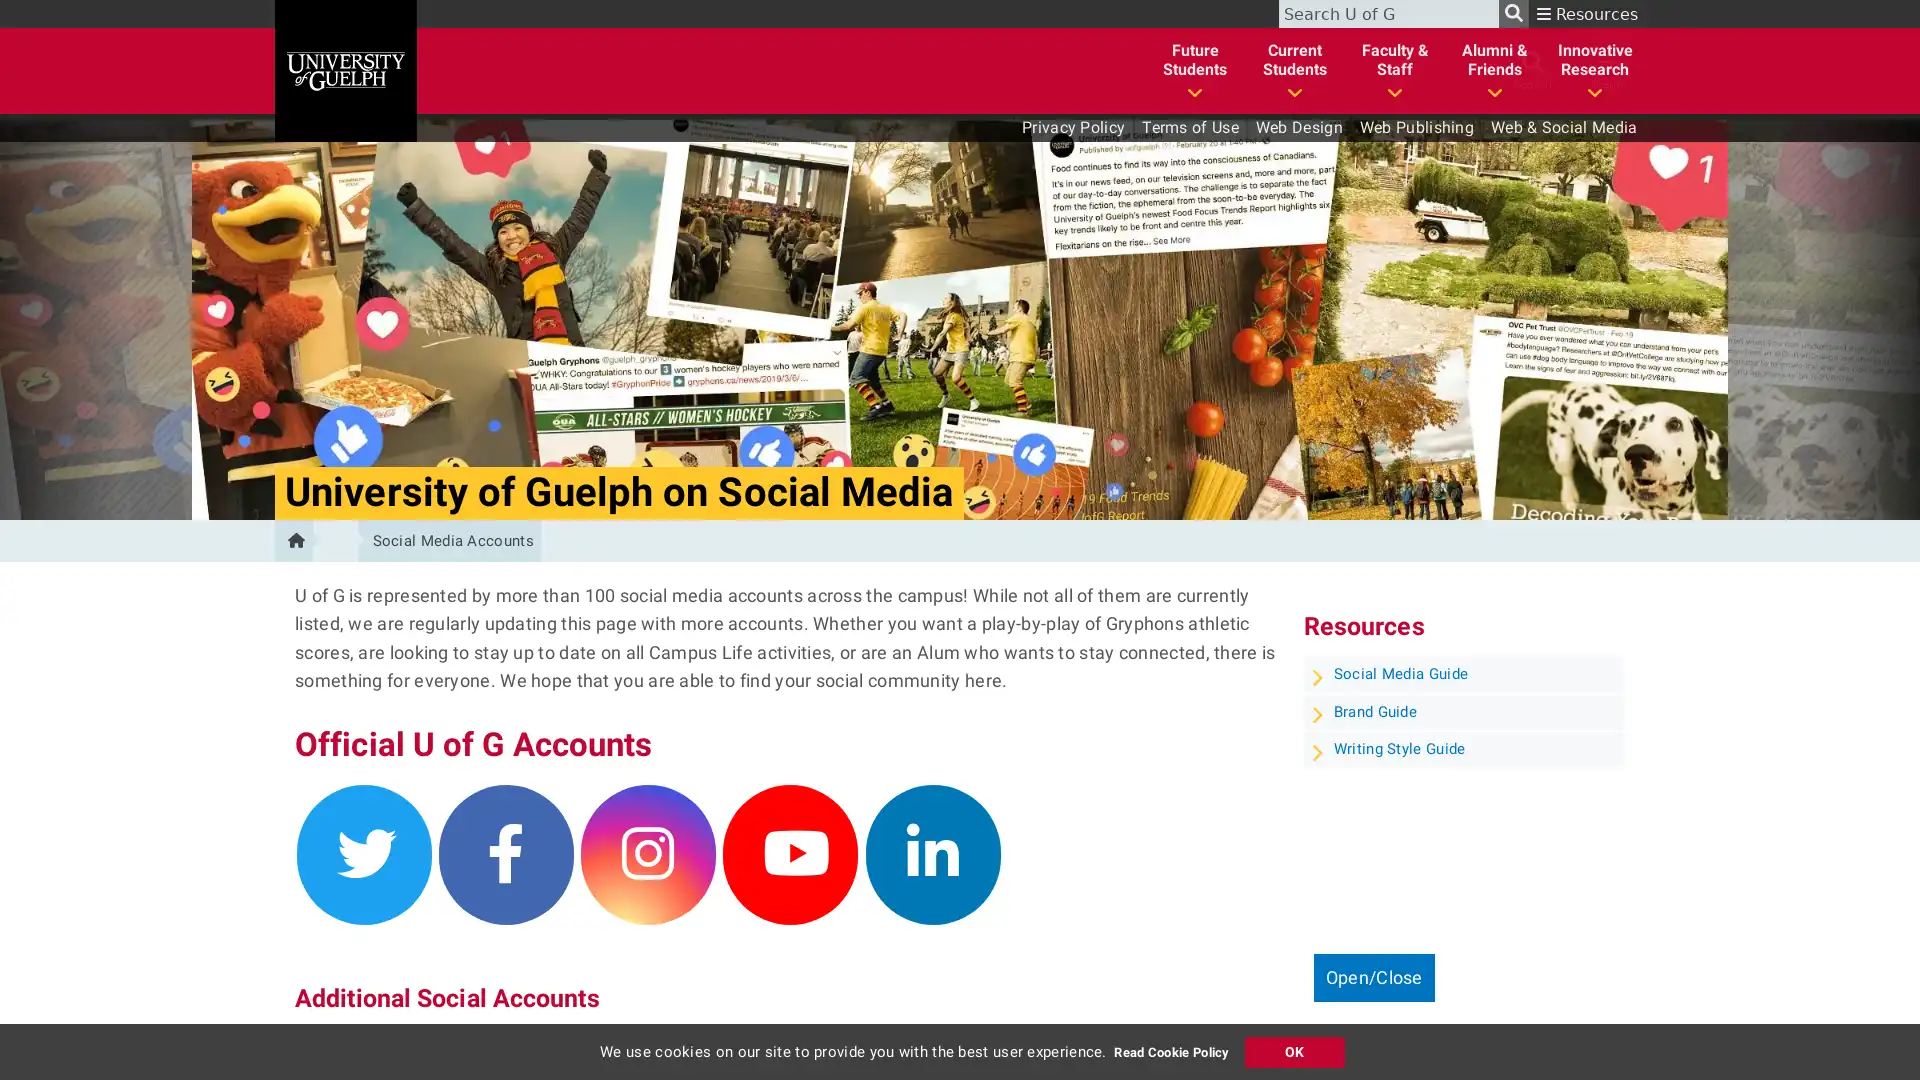  Describe the element at coordinates (1372, 976) in the screenshot. I see `Open/Close` at that location.